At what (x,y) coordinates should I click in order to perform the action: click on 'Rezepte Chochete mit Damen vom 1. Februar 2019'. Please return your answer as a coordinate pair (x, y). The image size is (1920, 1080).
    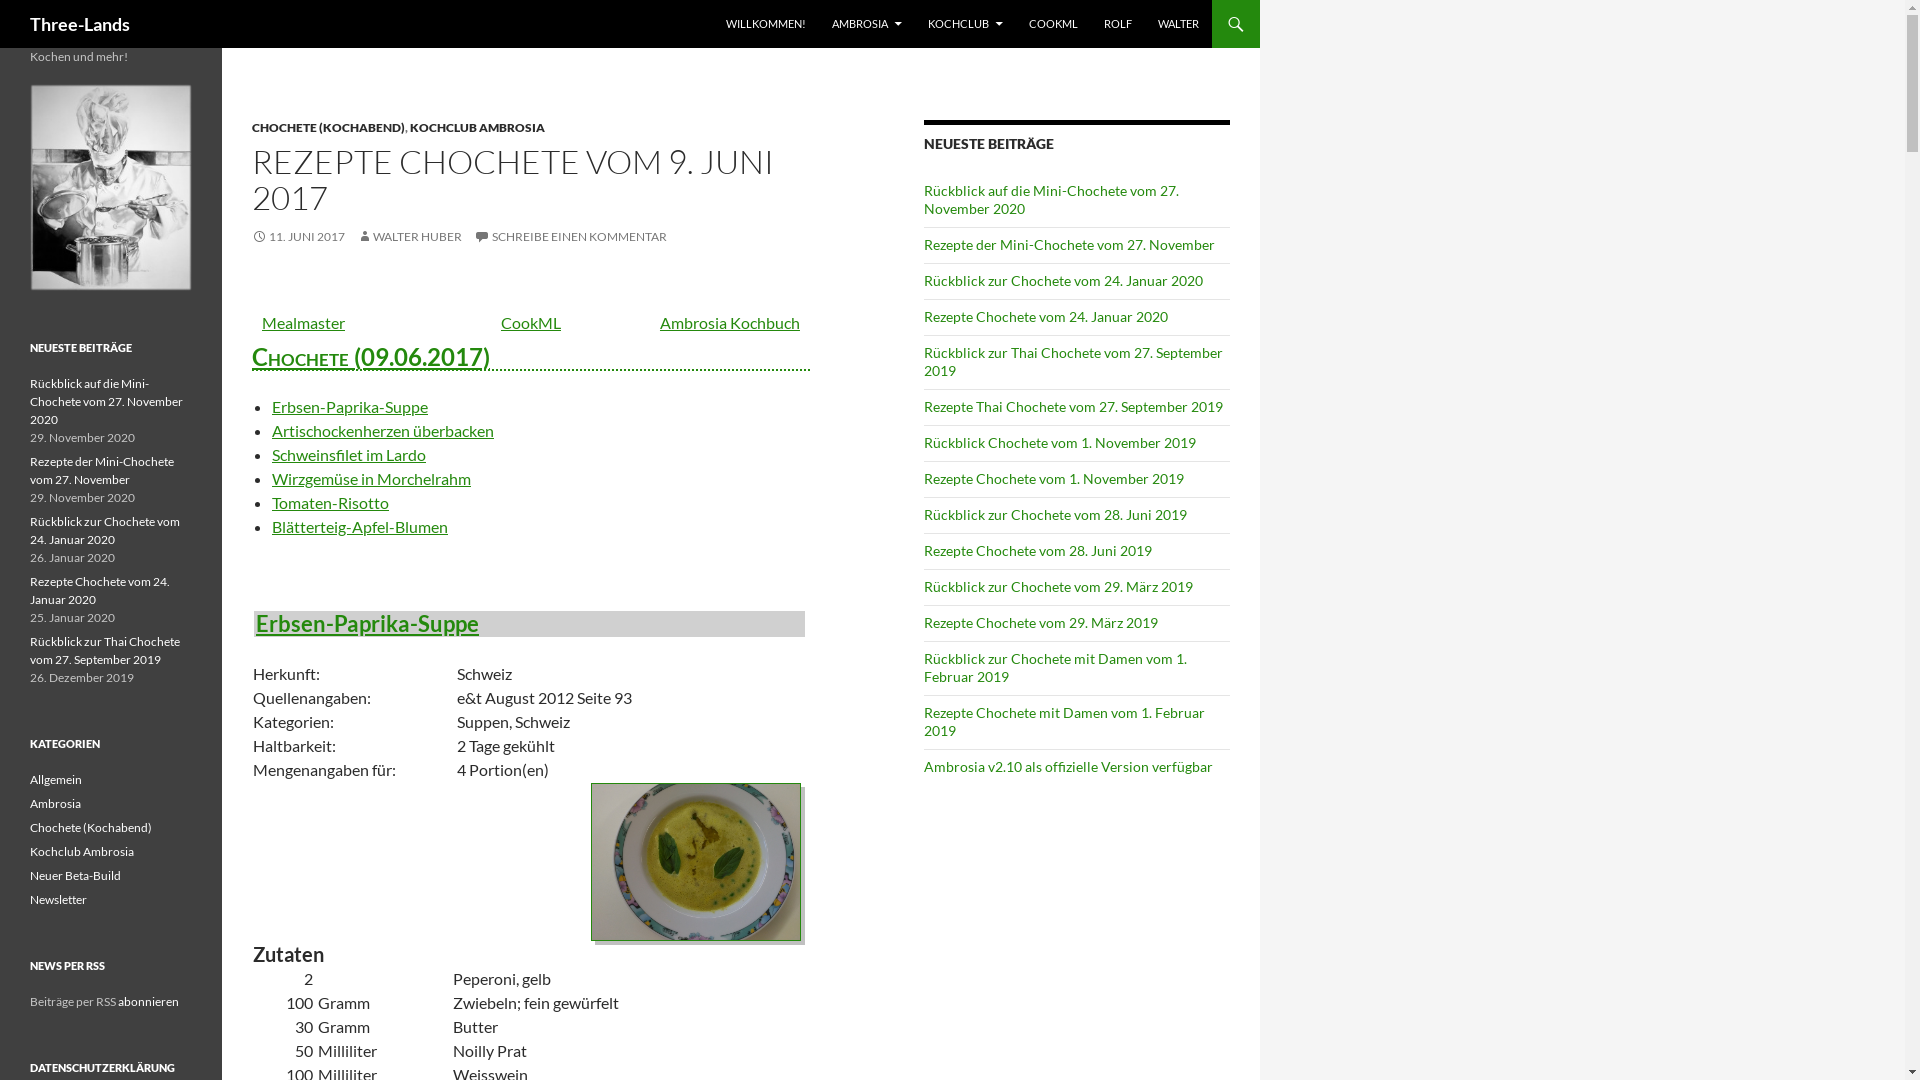
    Looking at the image, I should click on (1063, 721).